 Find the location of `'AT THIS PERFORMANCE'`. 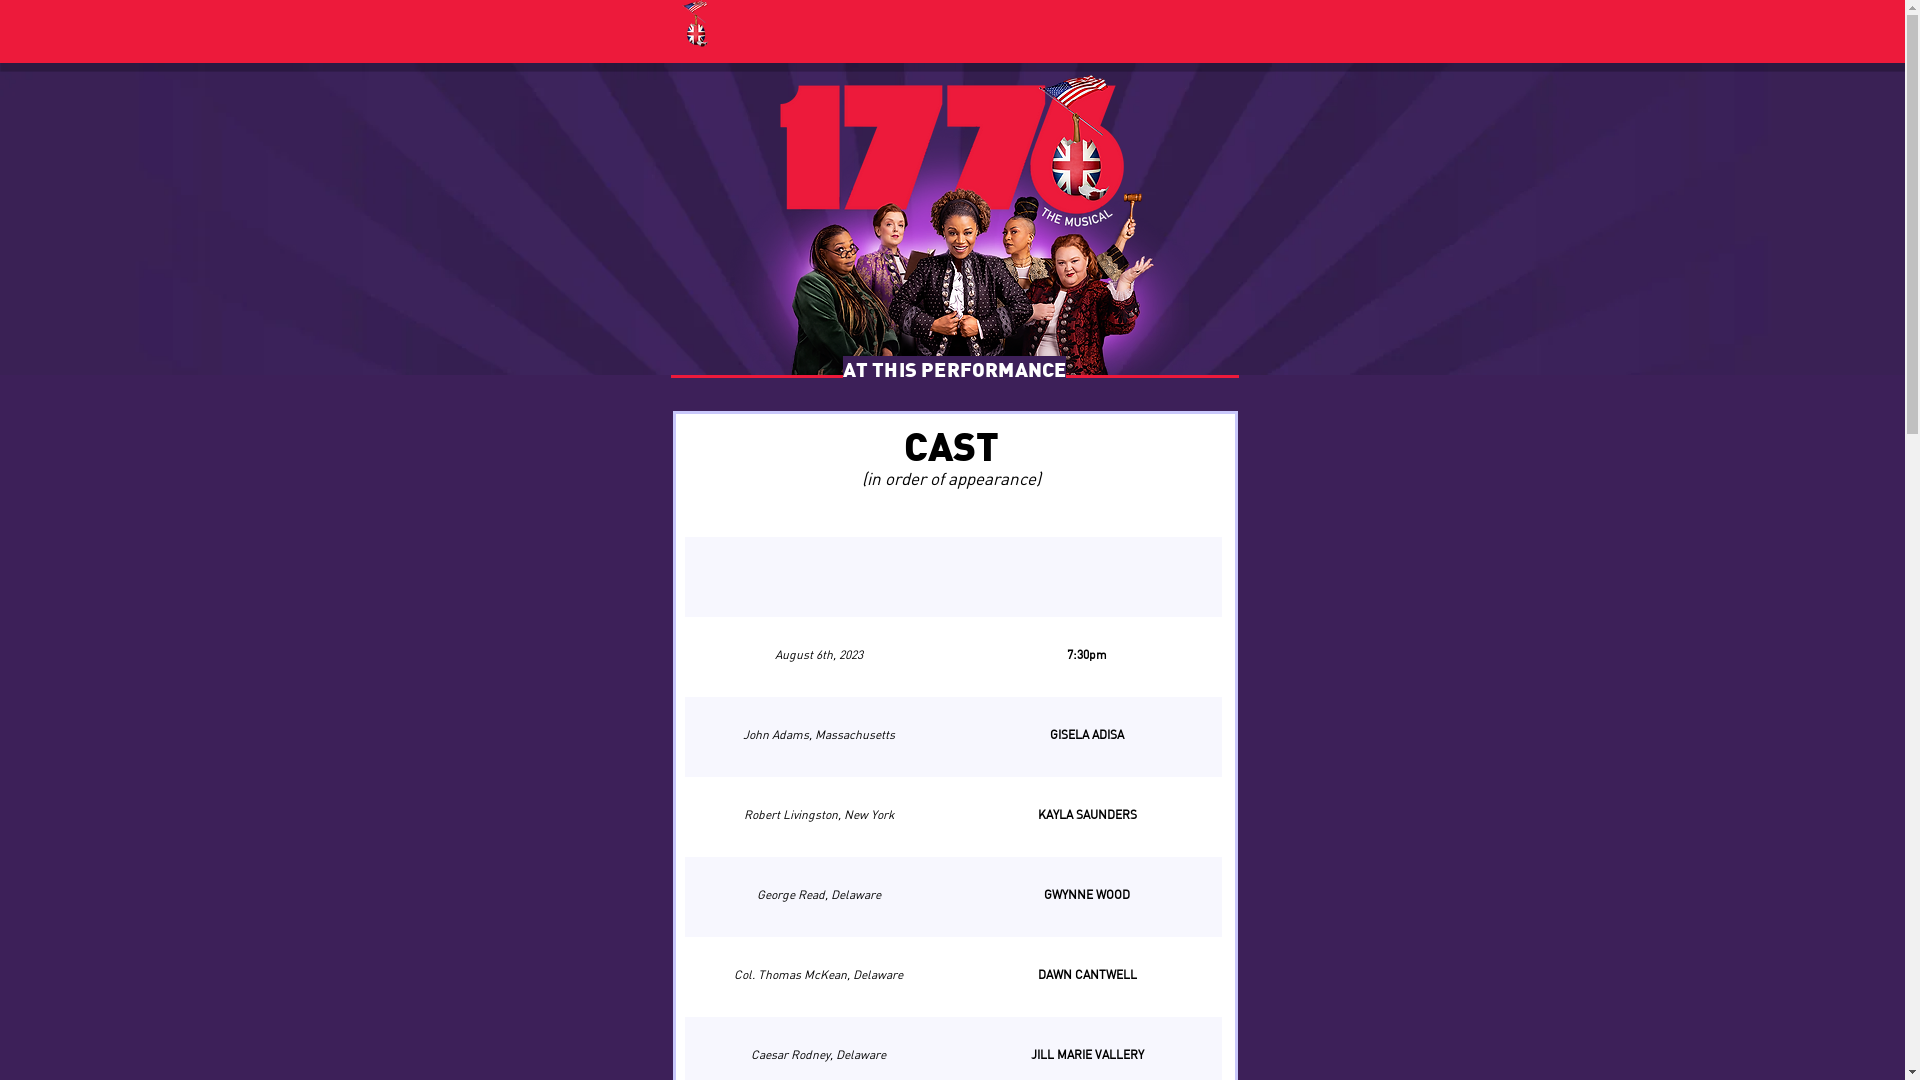

'AT THIS PERFORMANCE' is located at coordinates (843, 368).